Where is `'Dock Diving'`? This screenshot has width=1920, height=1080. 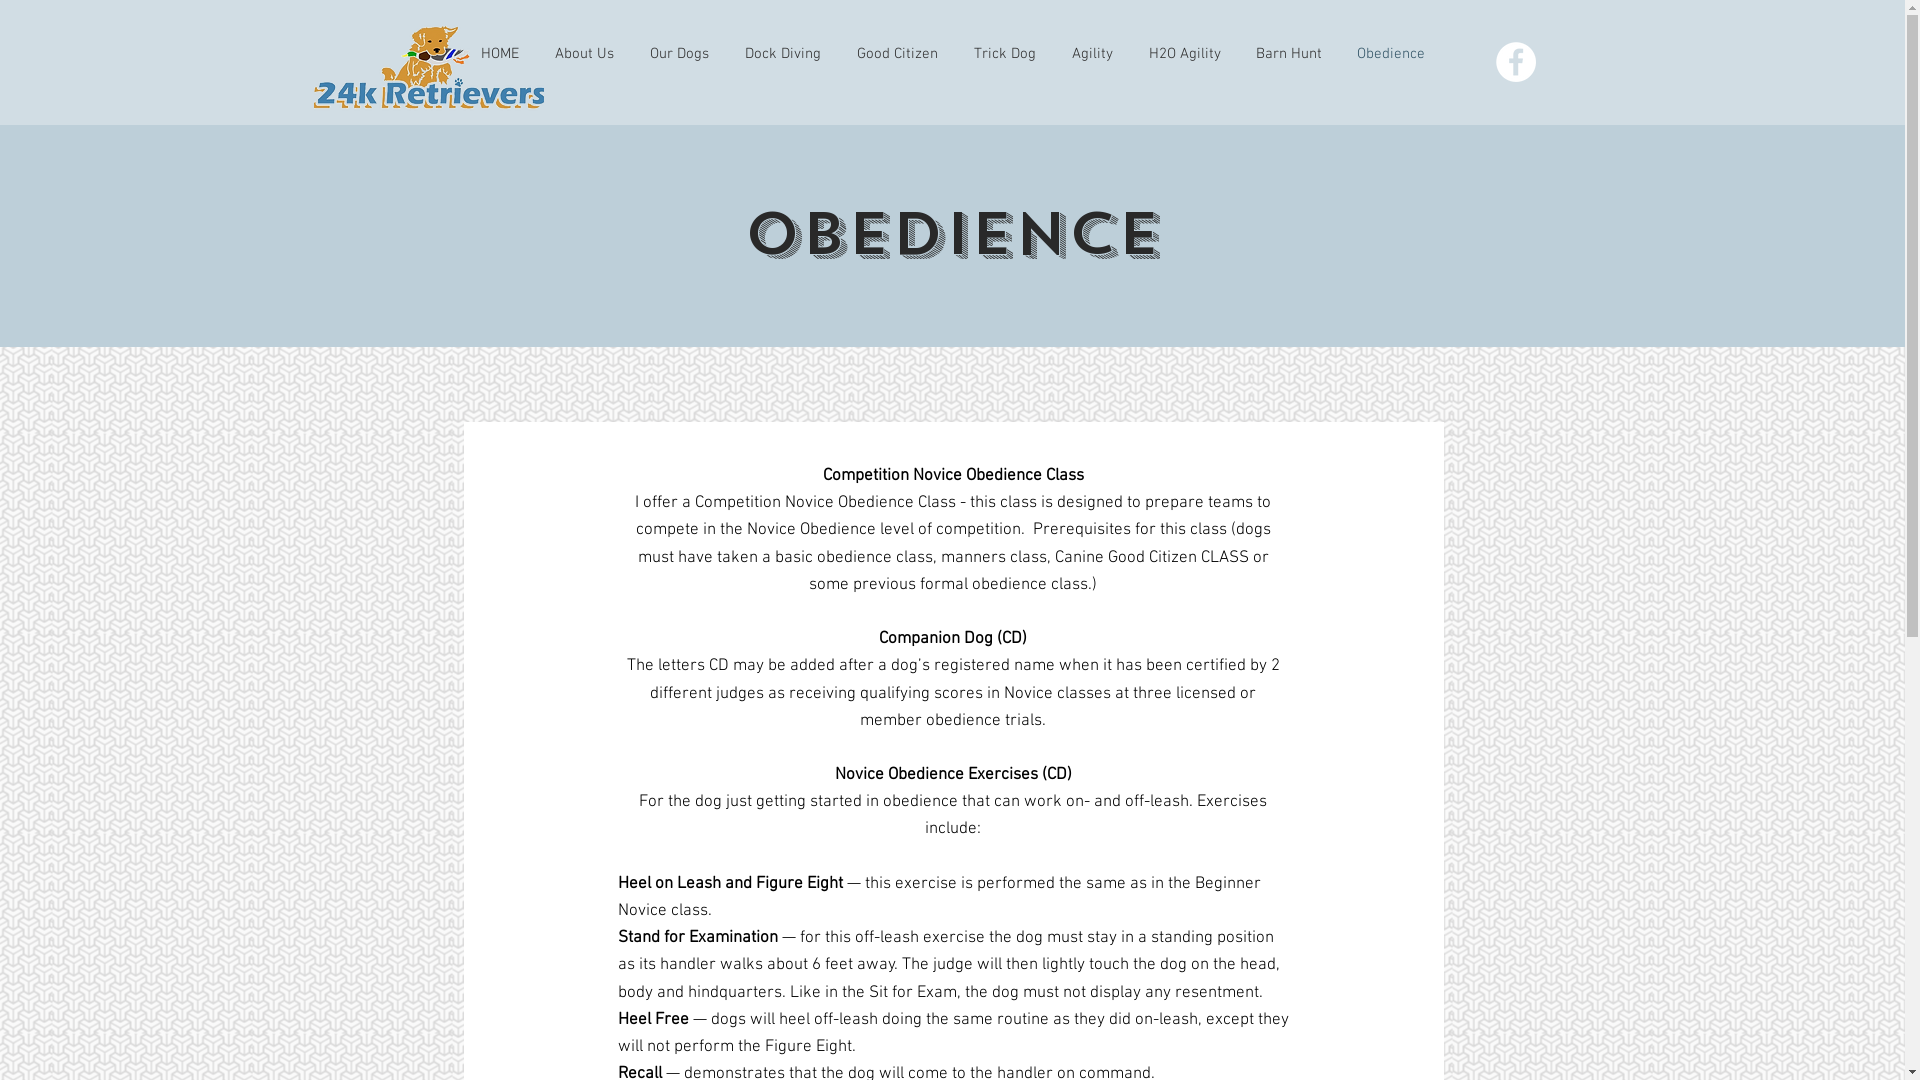 'Dock Diving' is located at coordinates (781, 53).